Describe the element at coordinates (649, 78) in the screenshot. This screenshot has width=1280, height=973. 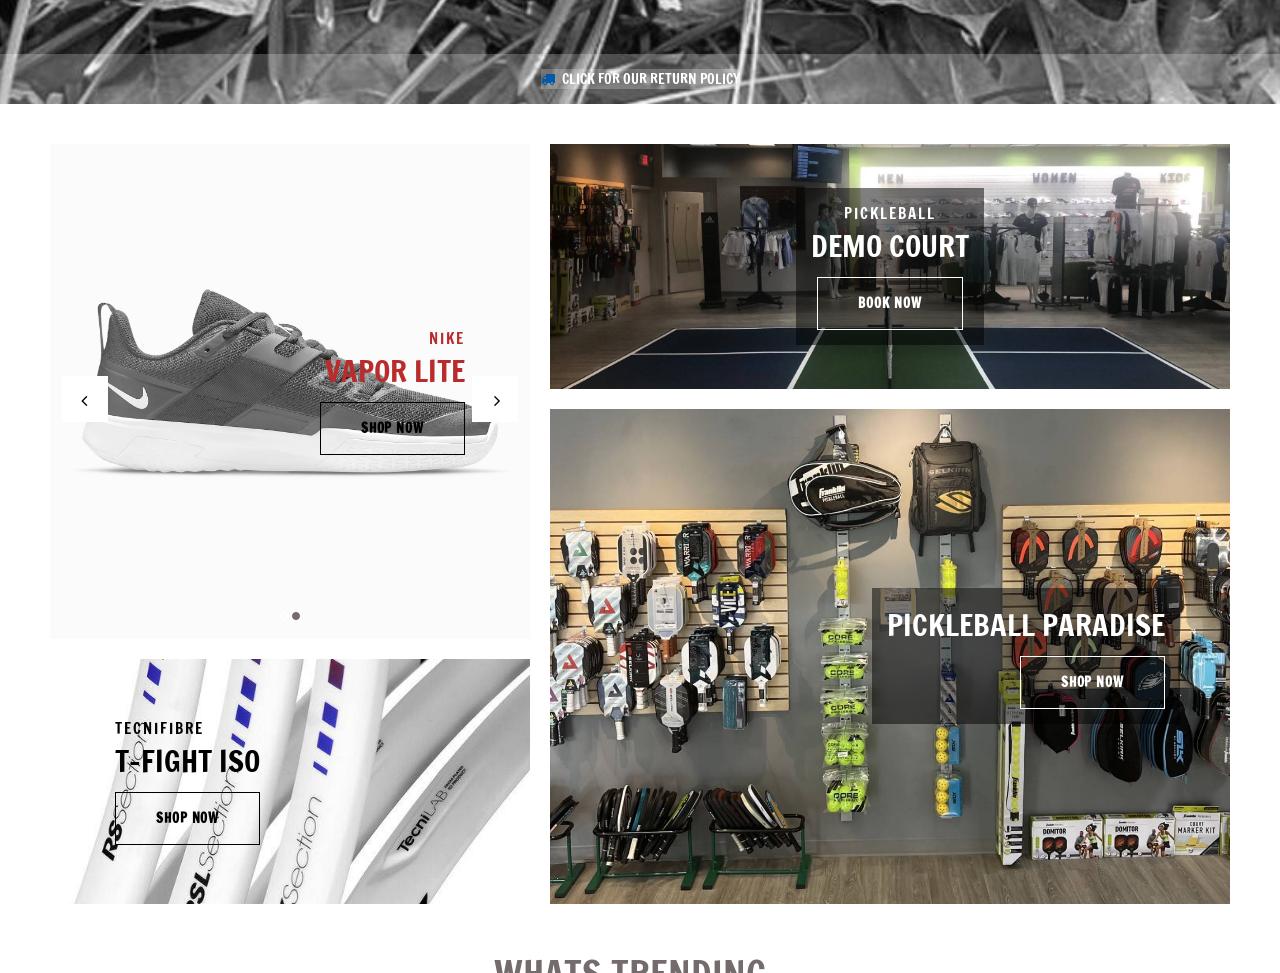
I see `'CLICK FOR OUR RETURN POLICY'` at that location.